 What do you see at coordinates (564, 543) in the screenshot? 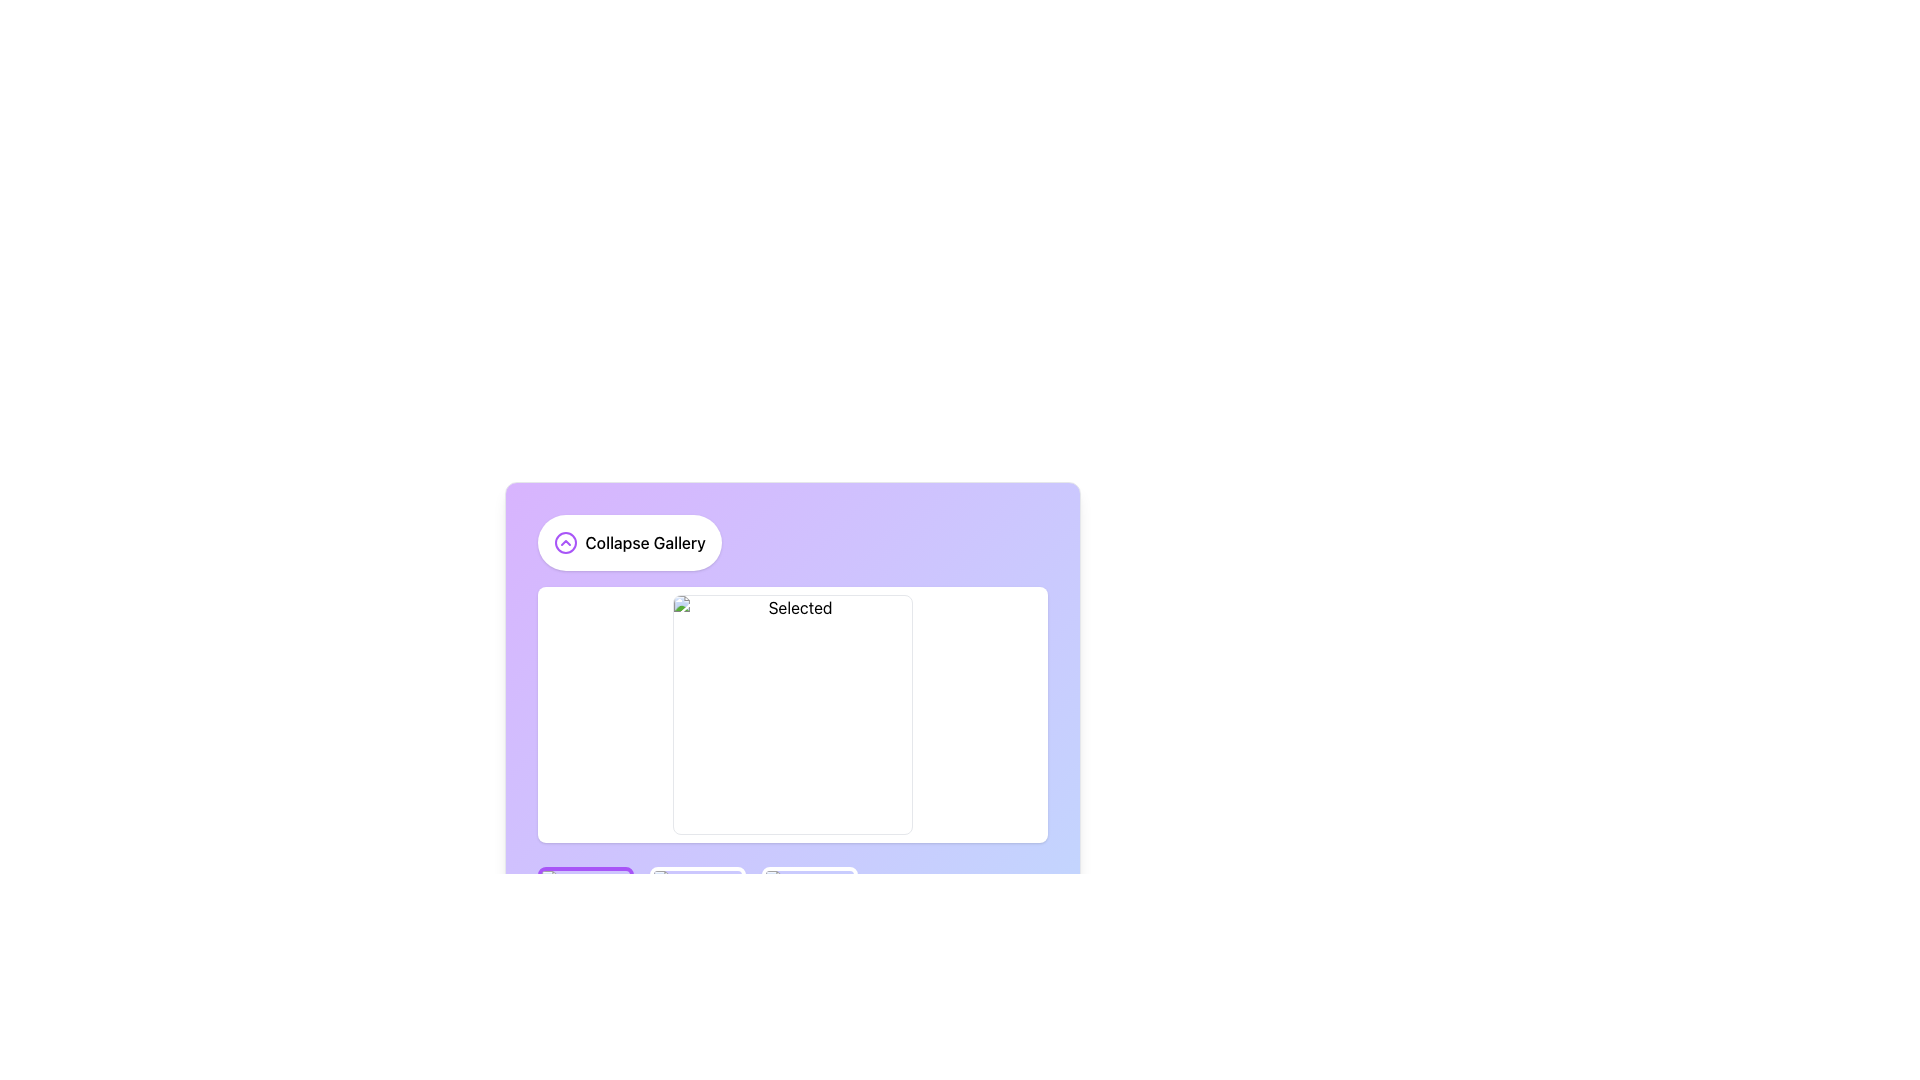
I see `the Icon Button located at the top-left corner of the light purple panel, which is next to the text 'Collapse Gallery'` at bounding box center [564, 543].